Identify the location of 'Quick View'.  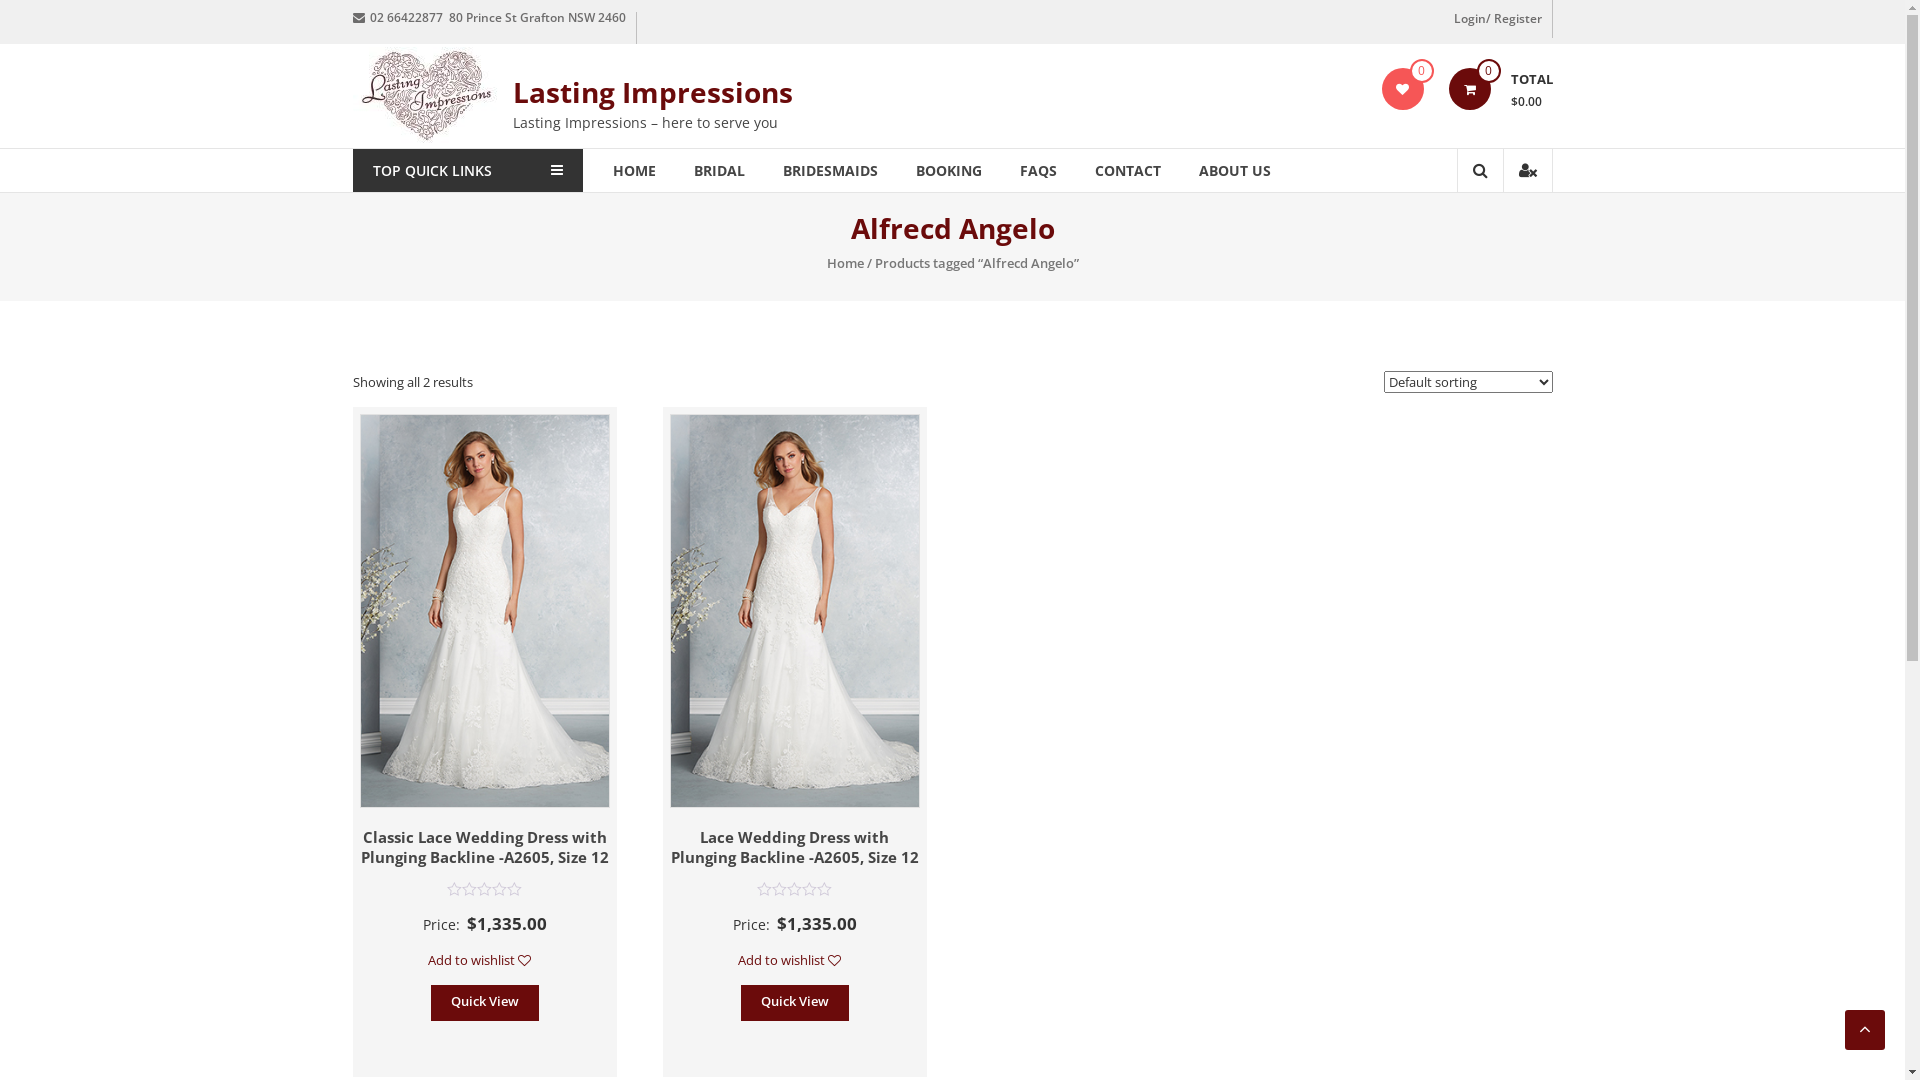
(739, 1002).